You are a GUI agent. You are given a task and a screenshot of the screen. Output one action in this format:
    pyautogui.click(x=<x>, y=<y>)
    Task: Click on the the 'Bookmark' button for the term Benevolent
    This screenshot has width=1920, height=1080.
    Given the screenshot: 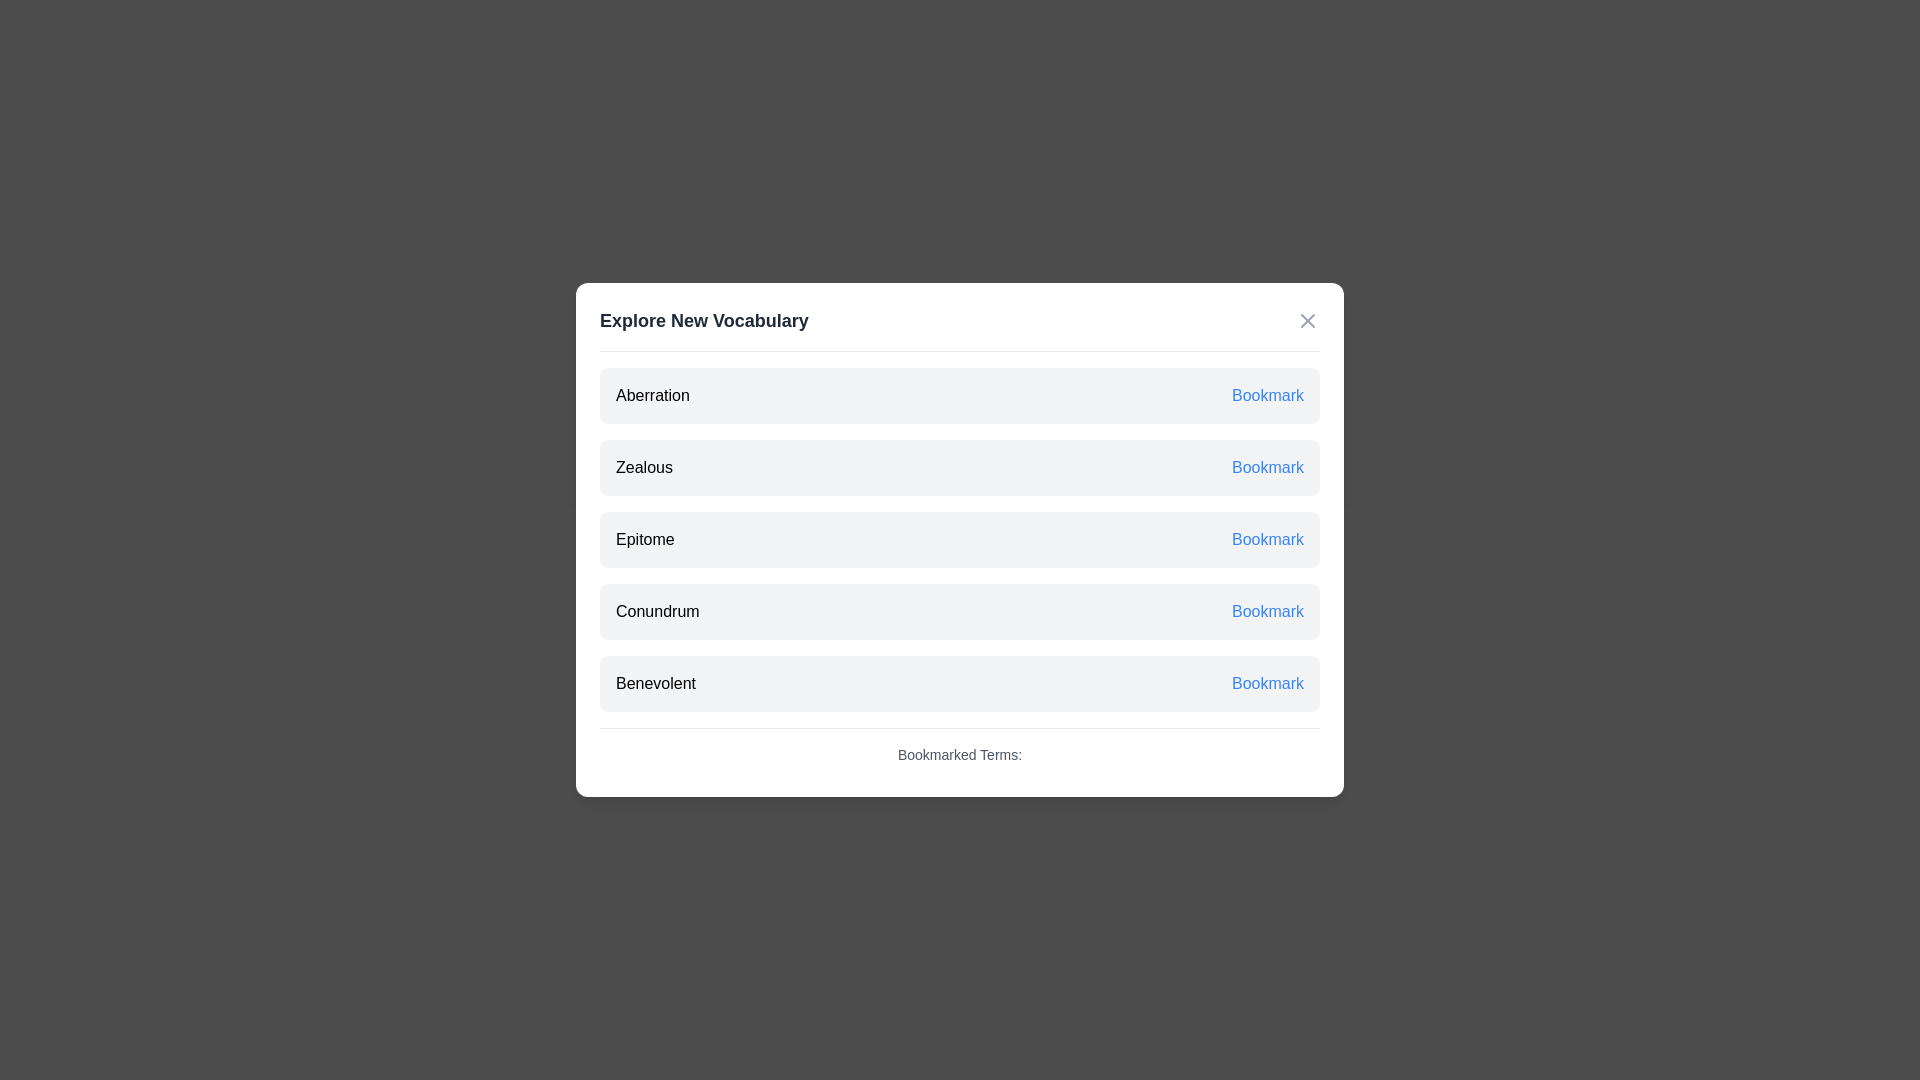 What is the action you would take?
    pyautogui.click(x=1266, y=682)
    